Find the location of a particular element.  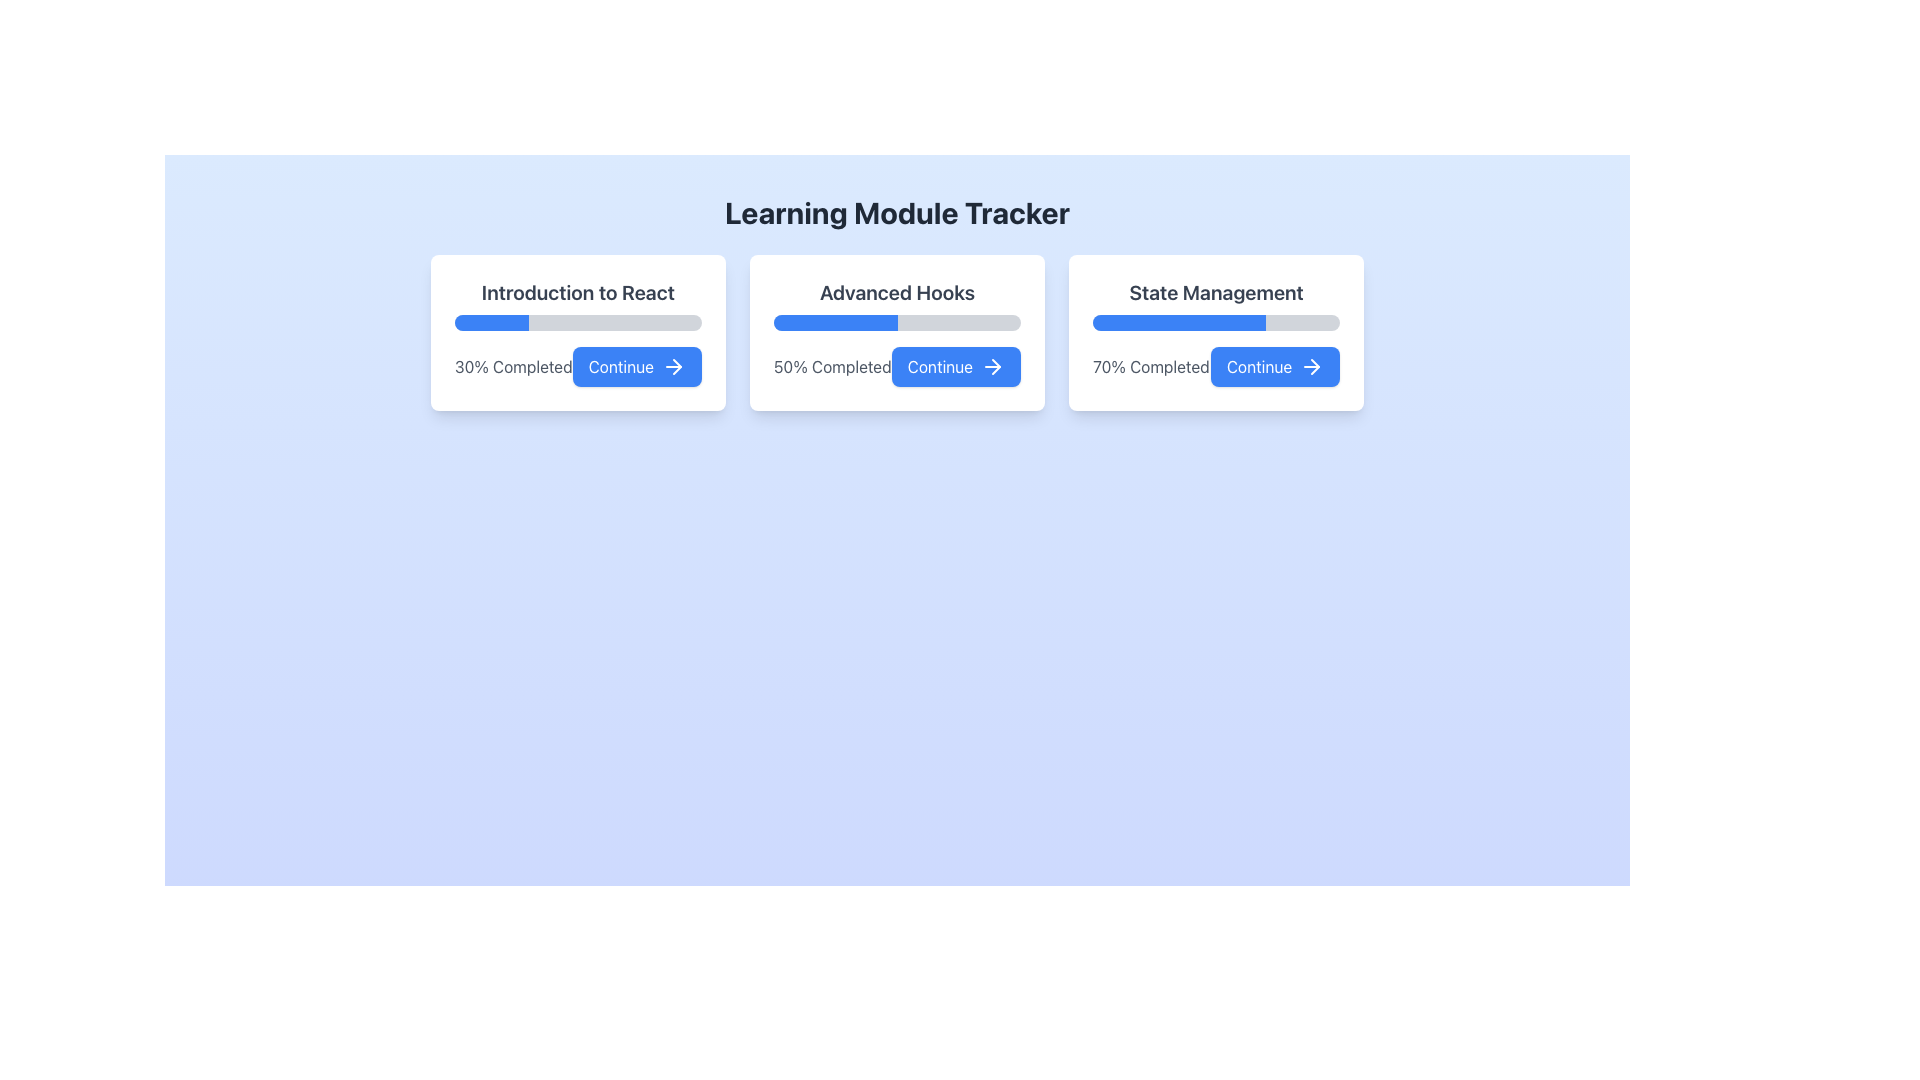

the text label element displaying '30% Completed', which is styled in gray and situated to the left of the 'Continue' button is located at coordinates (513, 366).